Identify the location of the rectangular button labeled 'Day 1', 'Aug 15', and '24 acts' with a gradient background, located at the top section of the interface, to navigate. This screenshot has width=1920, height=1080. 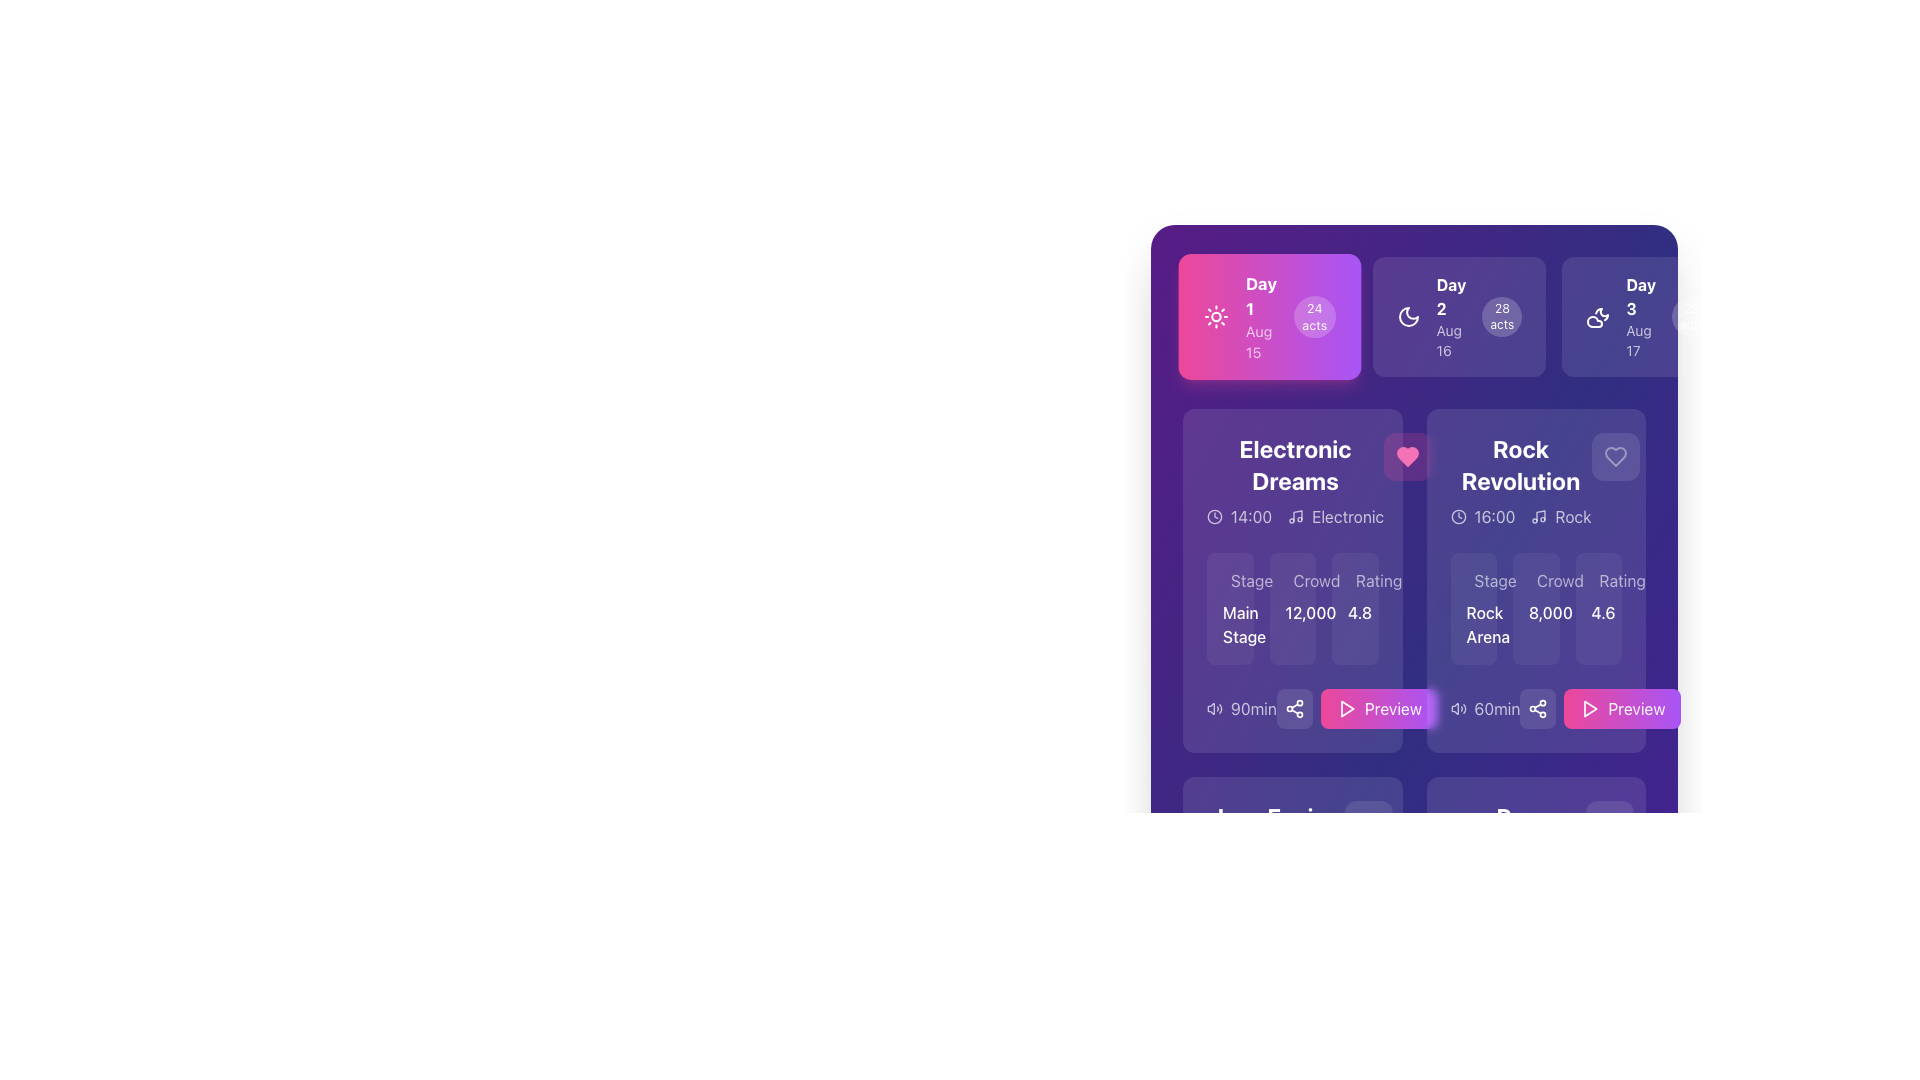
(1268, 315).